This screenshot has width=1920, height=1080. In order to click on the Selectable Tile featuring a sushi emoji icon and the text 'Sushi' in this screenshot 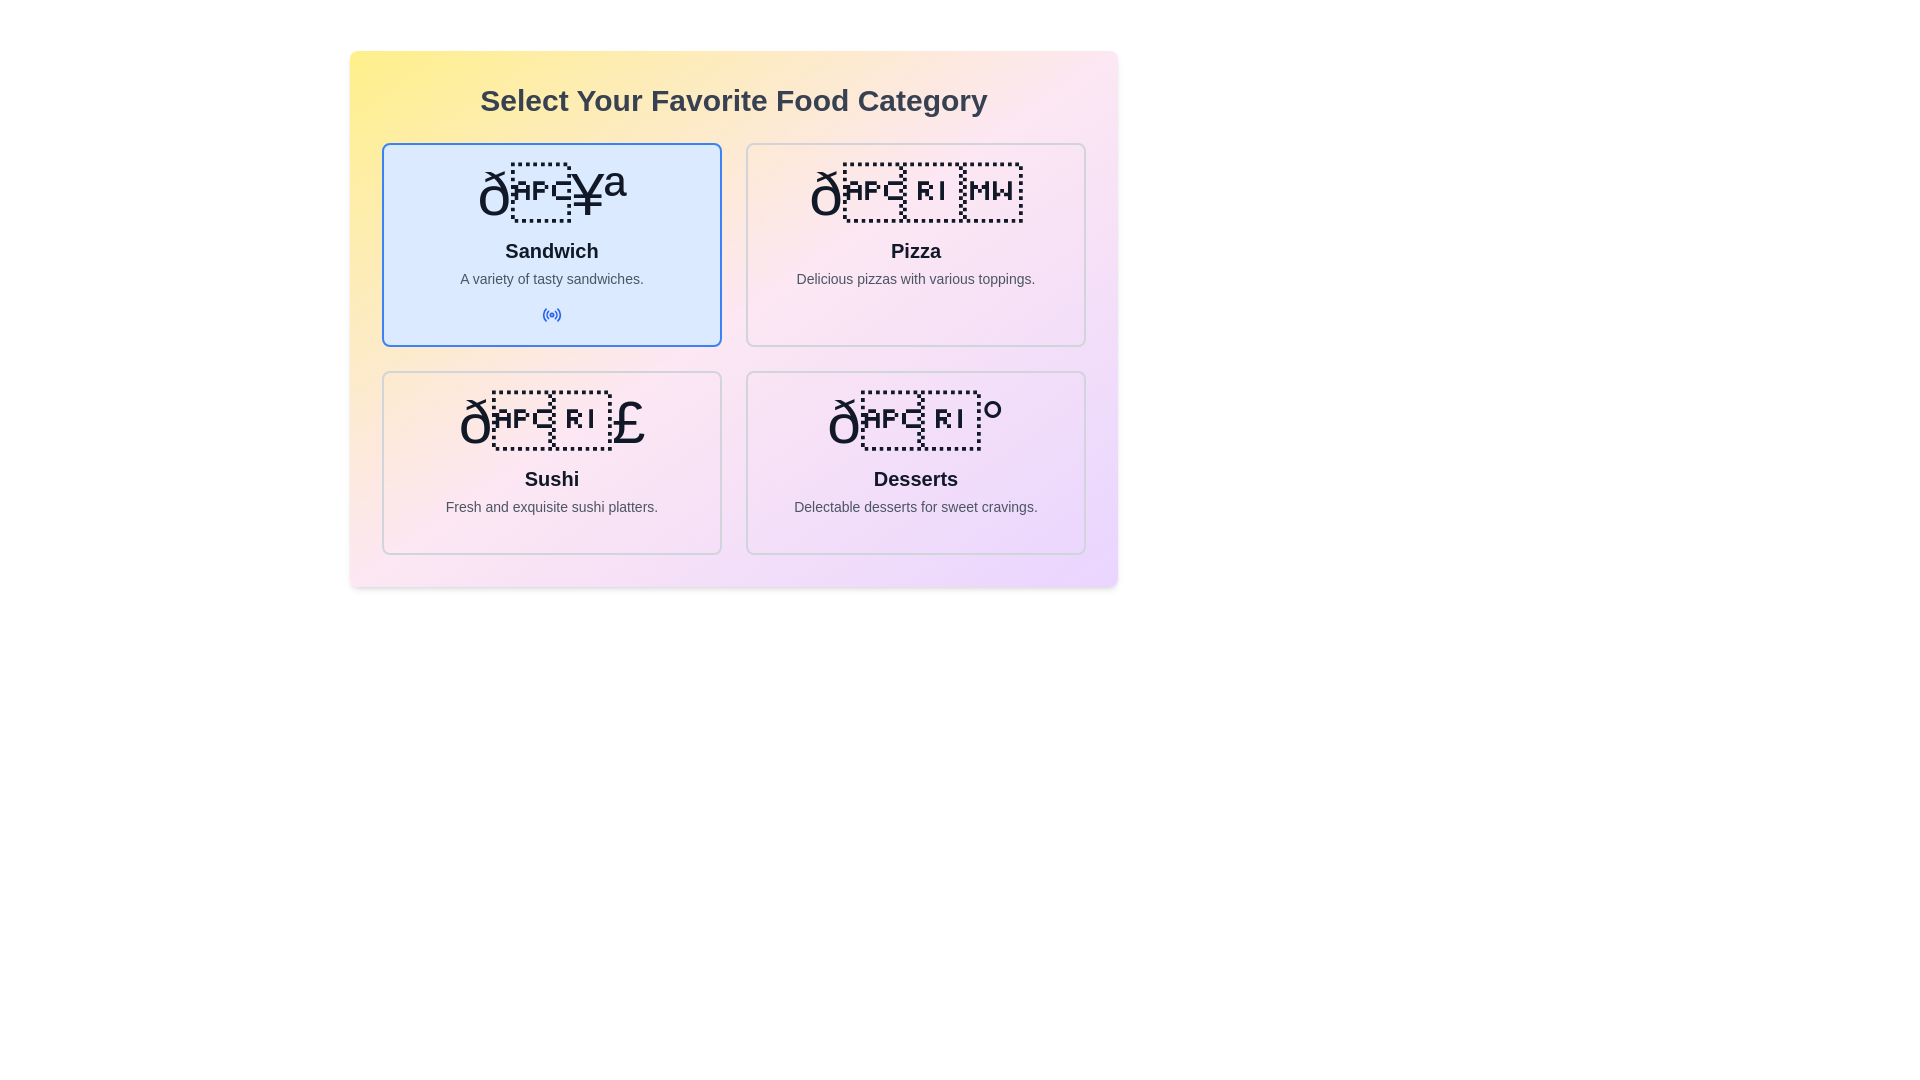, I will do `click(552, 462)`.